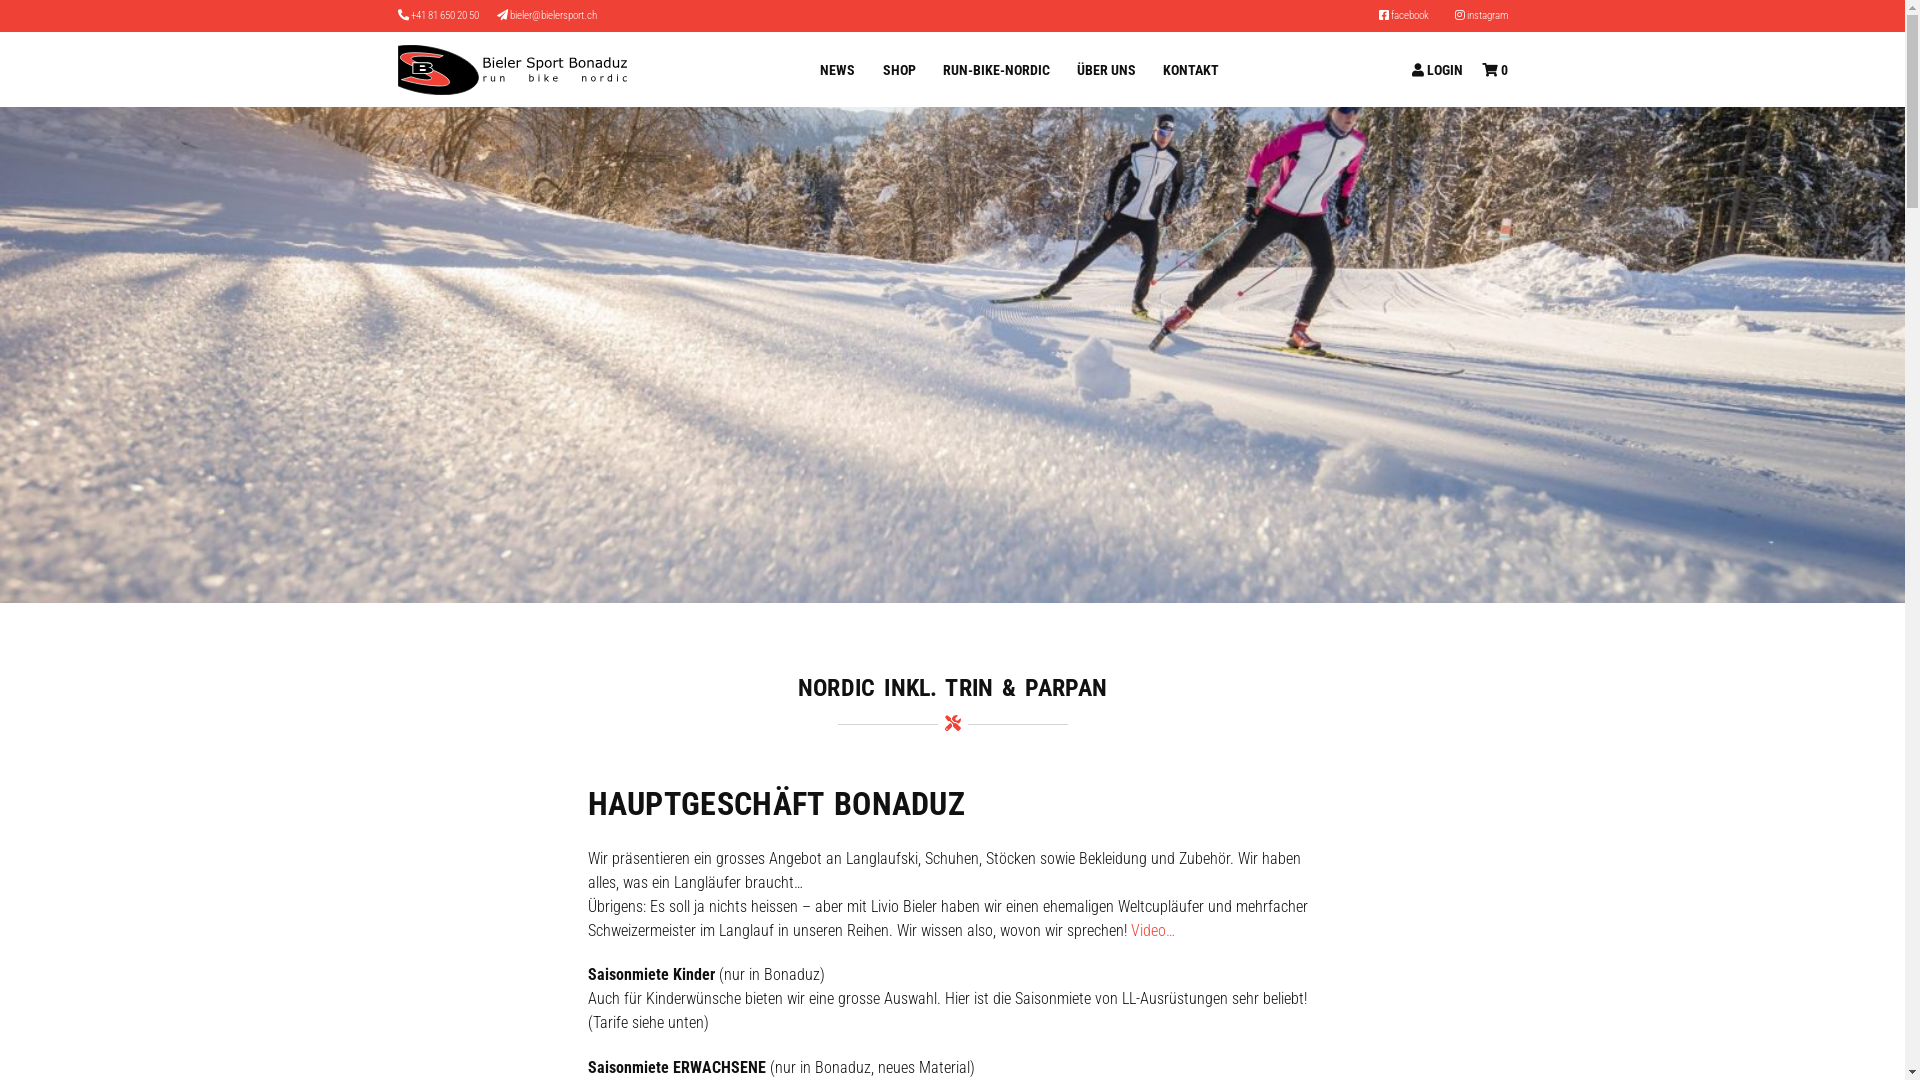 The width and height of the screenshot is (1920, 1080). Describe the element at coordinates (1436, 68) in the screenshot. I see `'LOGIN'` at that location.